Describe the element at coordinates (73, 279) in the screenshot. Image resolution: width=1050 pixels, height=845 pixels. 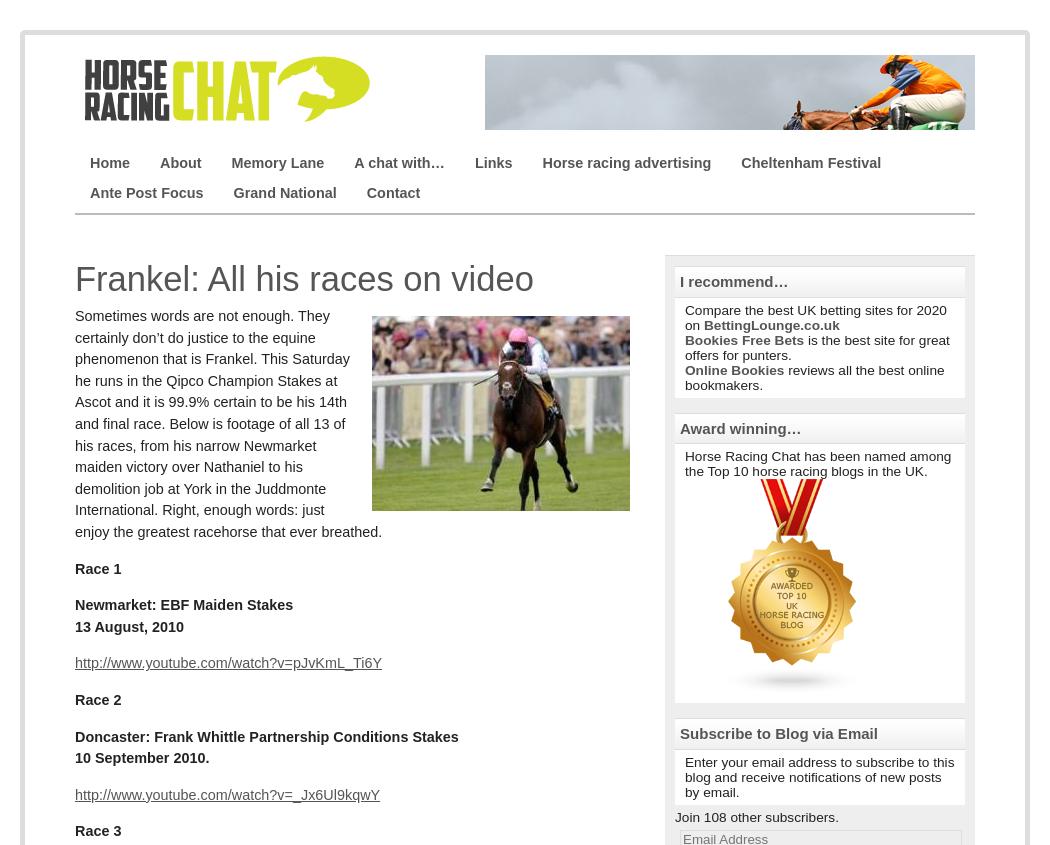
I see `'Frankel: All his races on video'` at that location.